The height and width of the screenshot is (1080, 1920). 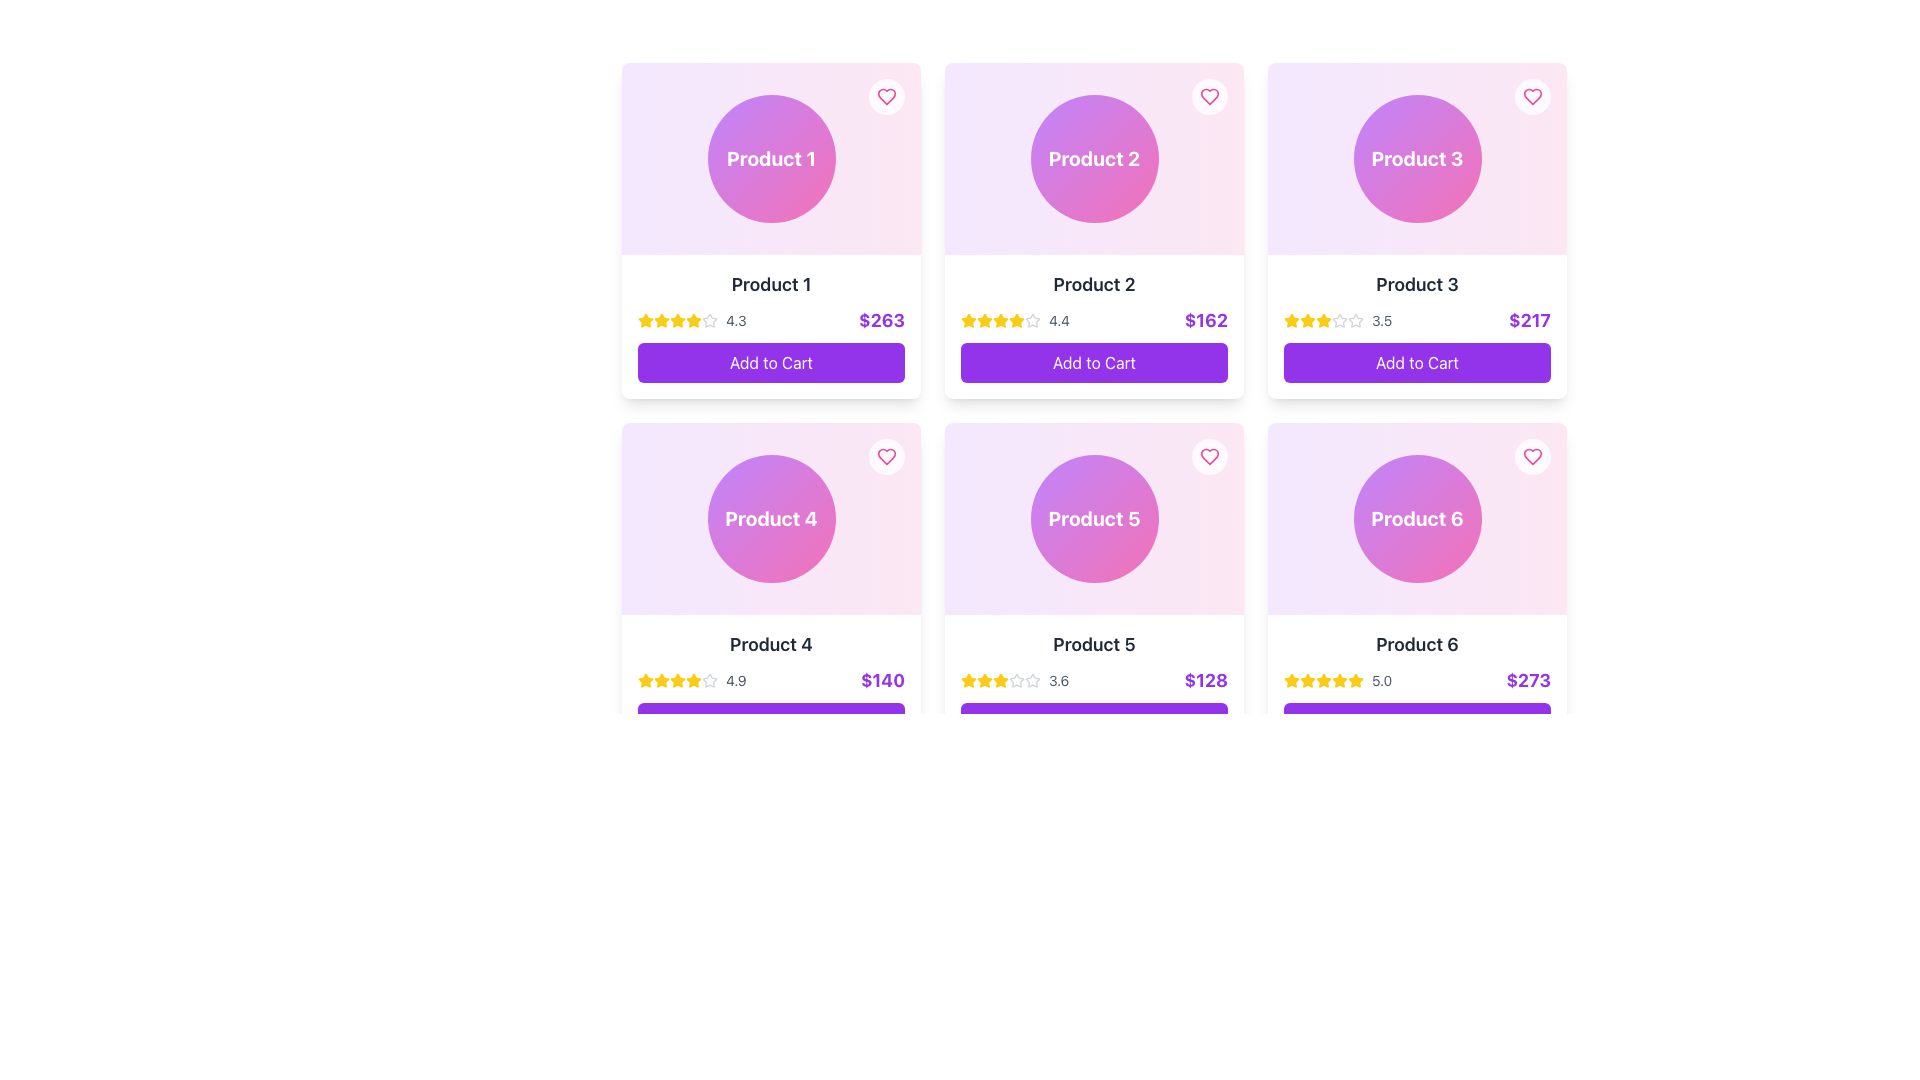 What do you see at coordinates (1381, 319) in the screenshot?
I see `the text component displaying the value '3.5' next to the star icons in the rating section of the third product card` at bounding box center [1381, 319].